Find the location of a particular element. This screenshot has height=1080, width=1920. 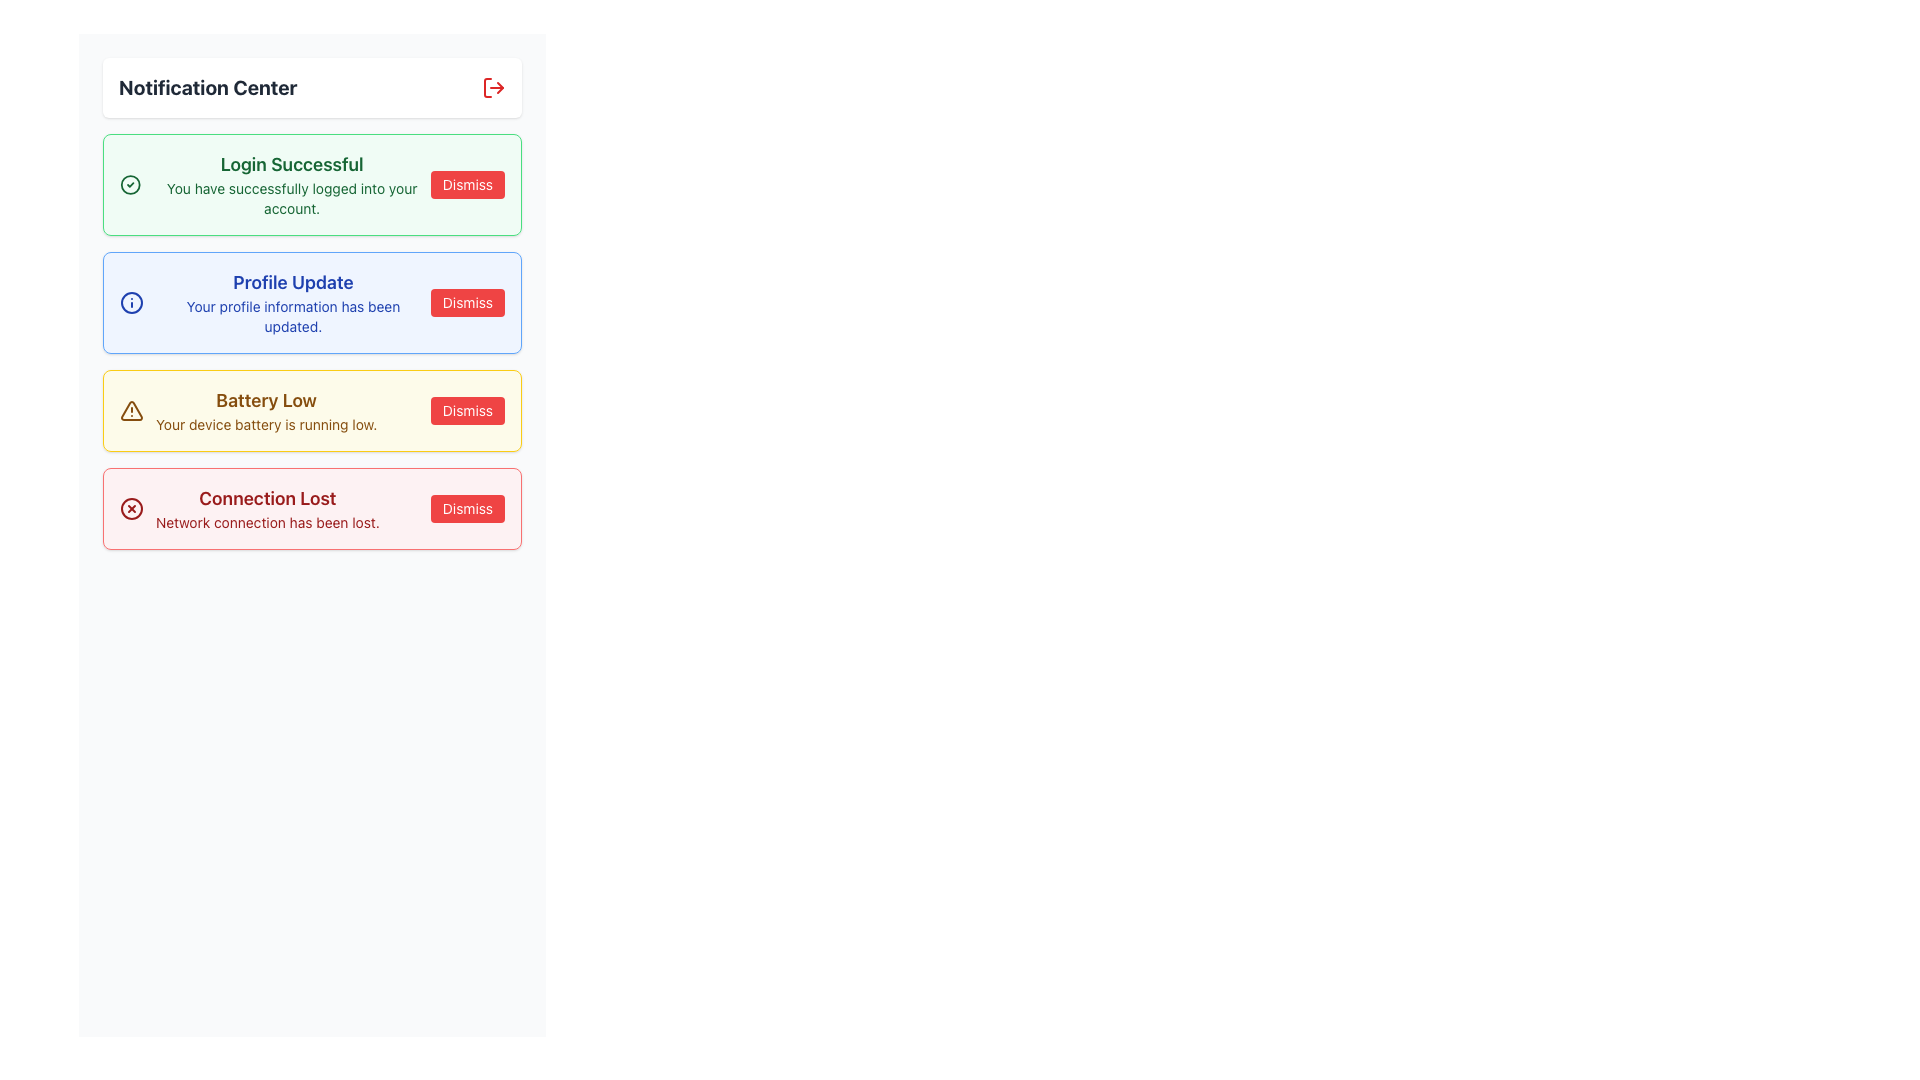

the text label 'Profile Update' which is styled with a blue font and located at the top half of the second notification card is located at coordinates (292, 282).